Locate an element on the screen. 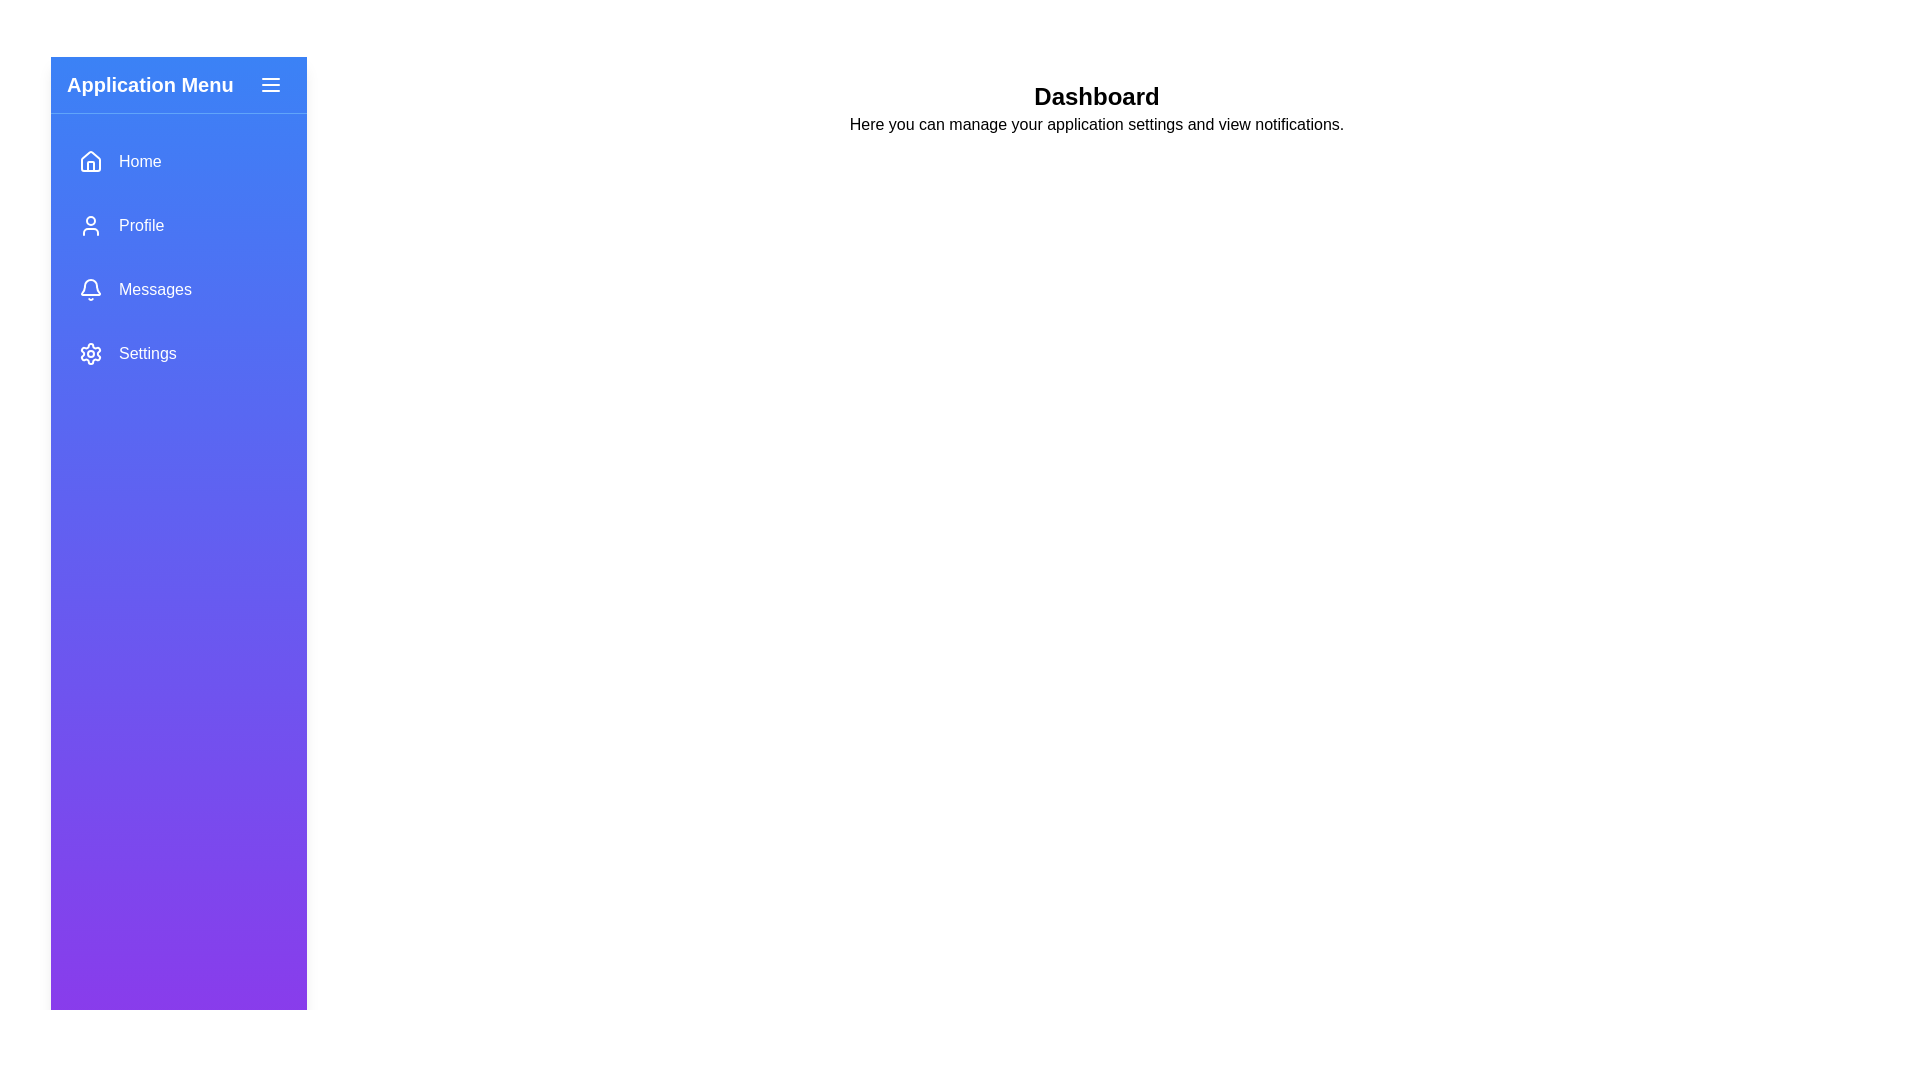 This screenshot has width=1920, height=1080. the 'Settings' navigation label in the vertical menu of the sidebar, which is located to the right of the gear icon is located at coordinates (146, 353).